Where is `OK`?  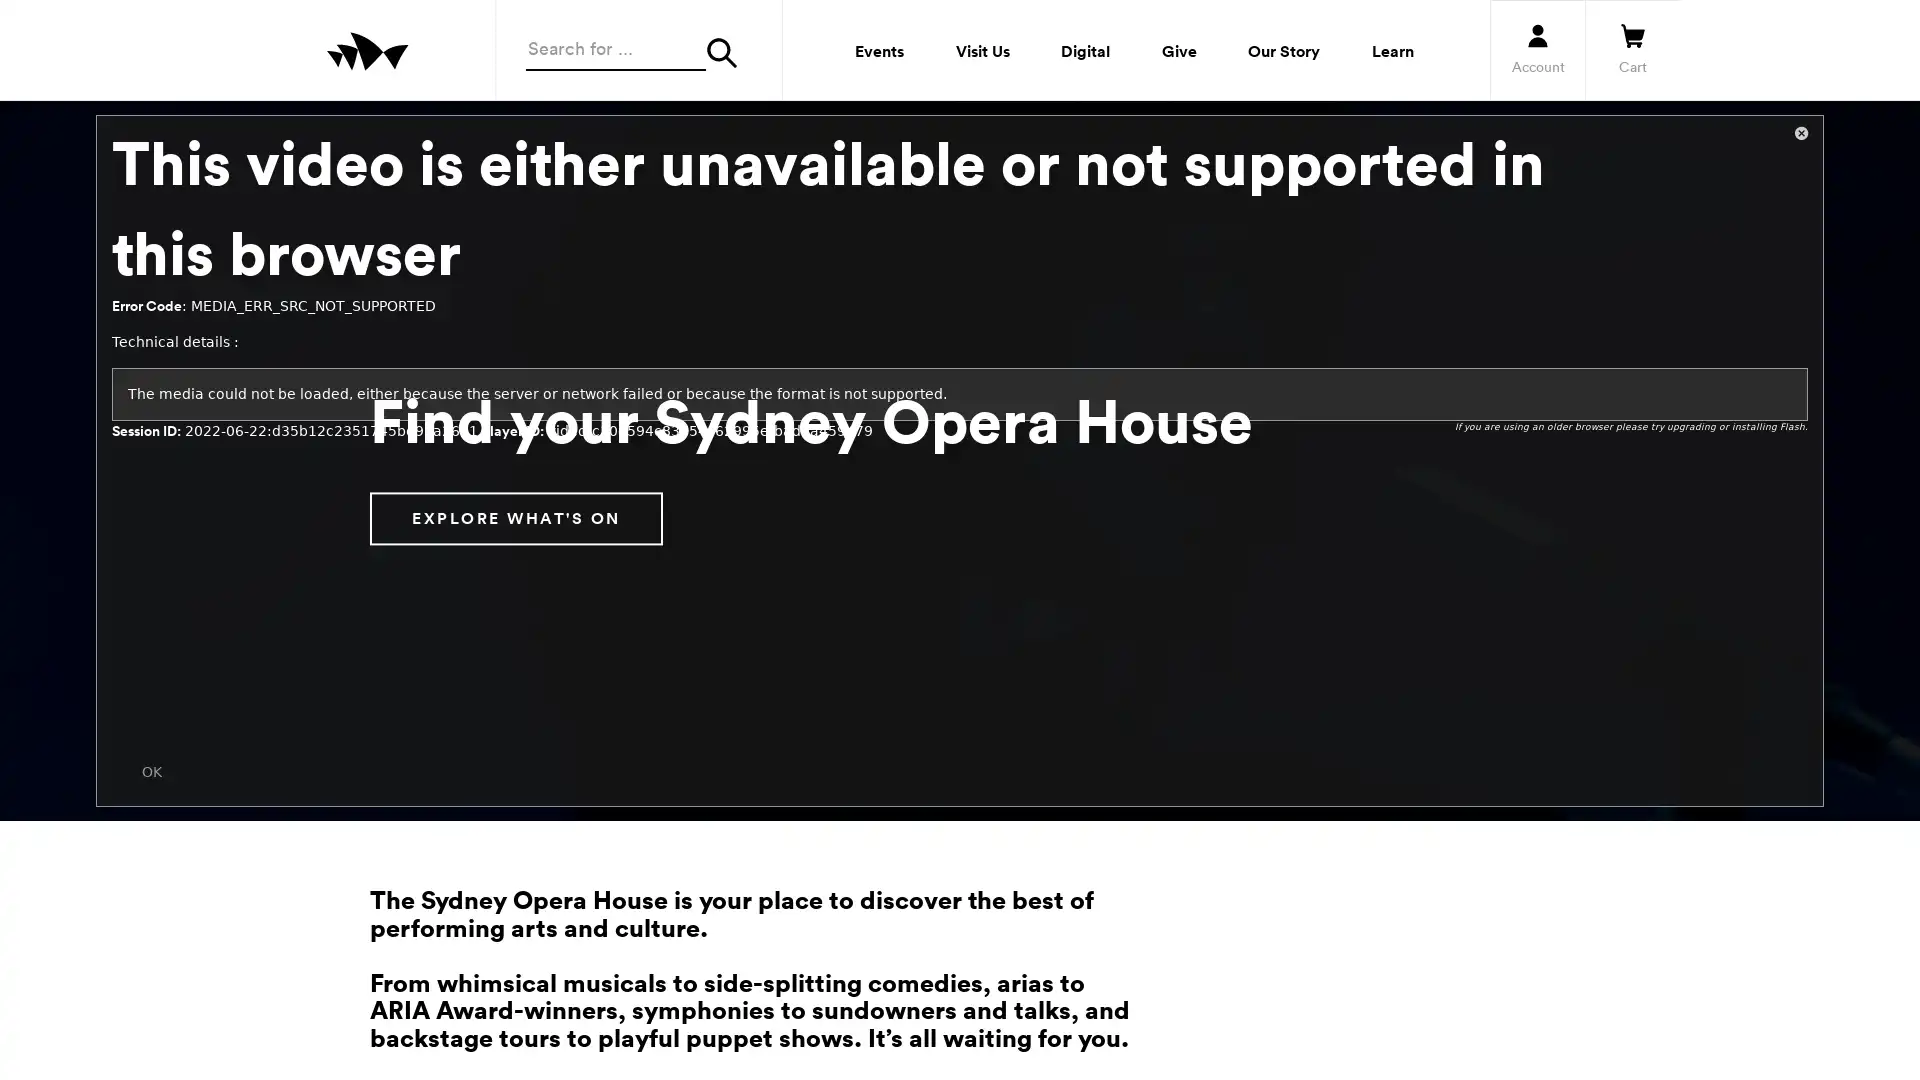 OK is located at coordinates (151, 770).